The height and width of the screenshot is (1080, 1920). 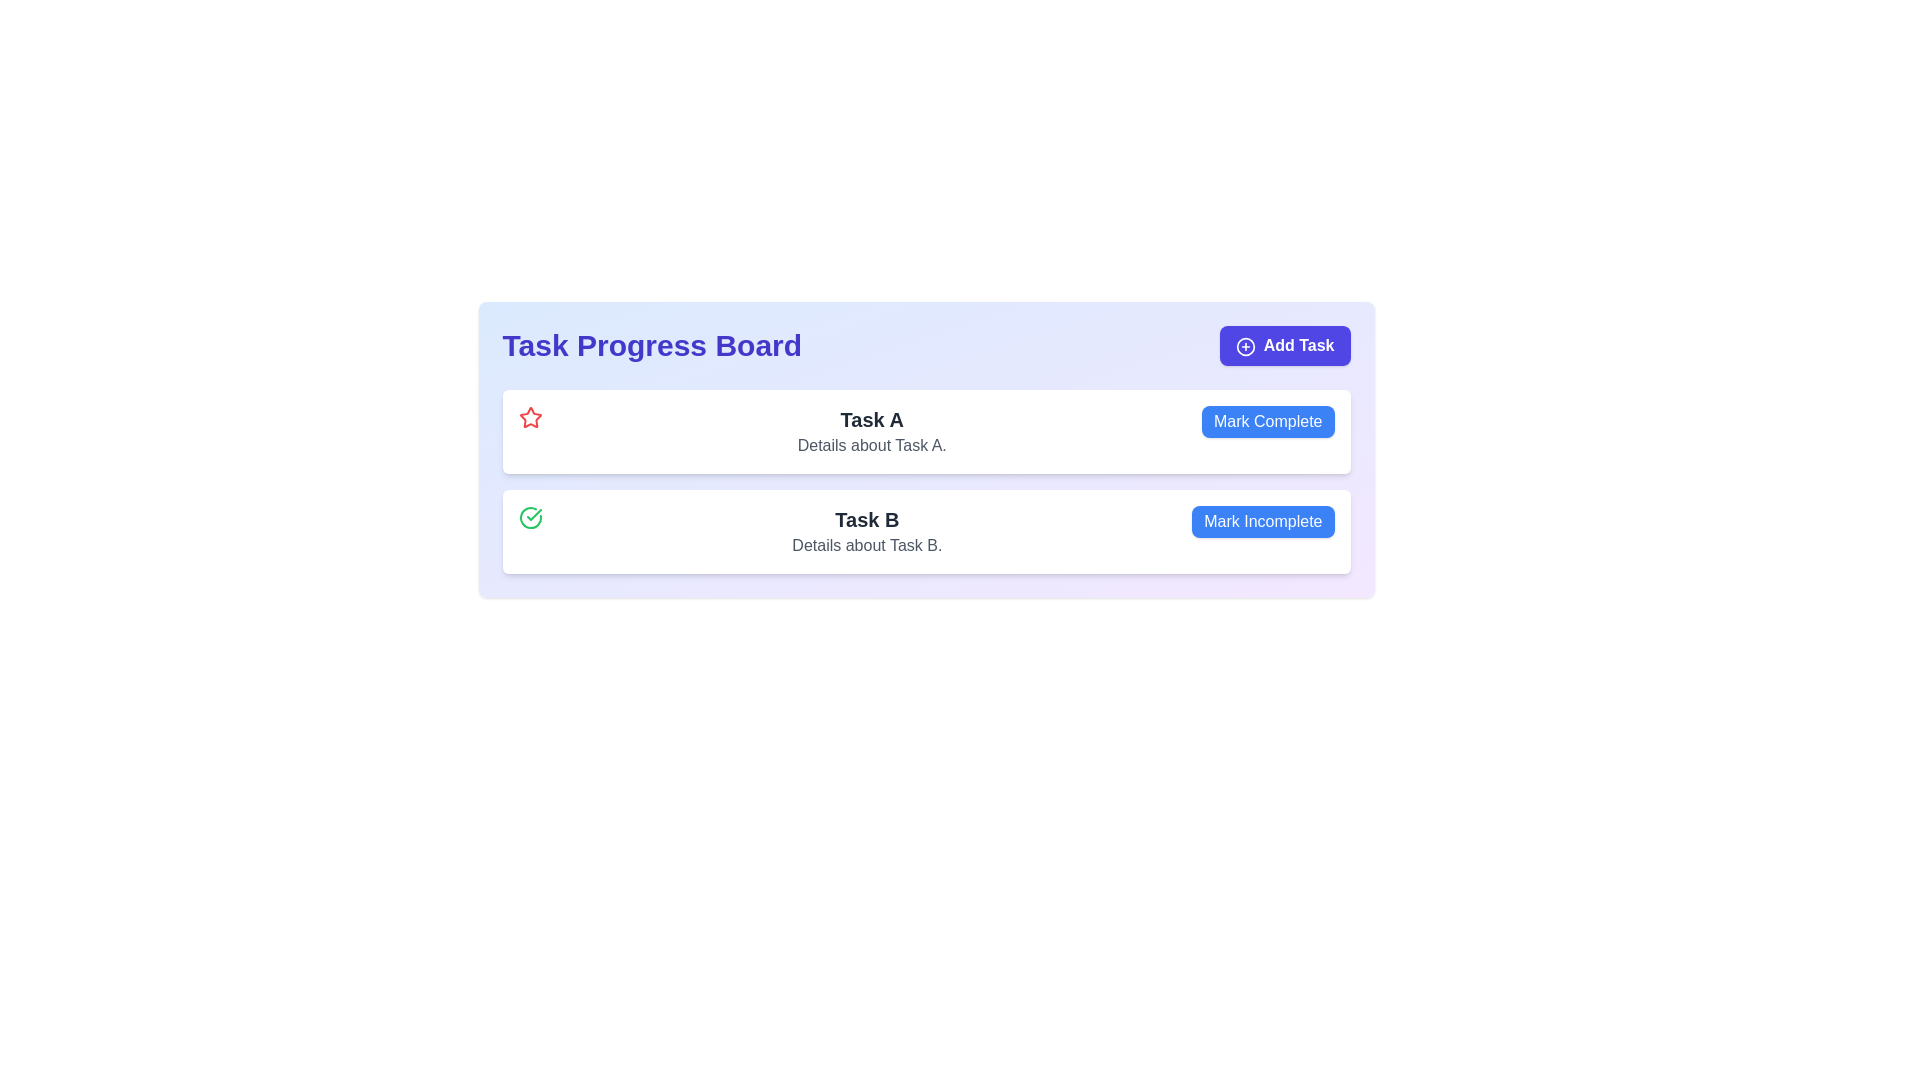 What do you see at coordinates (1244, 345) in the screenshot?
I see `the decorative circular icon within the 'Add Task' button located at the top-right section of the task progress board interface` at bounding box center [1244, 345].